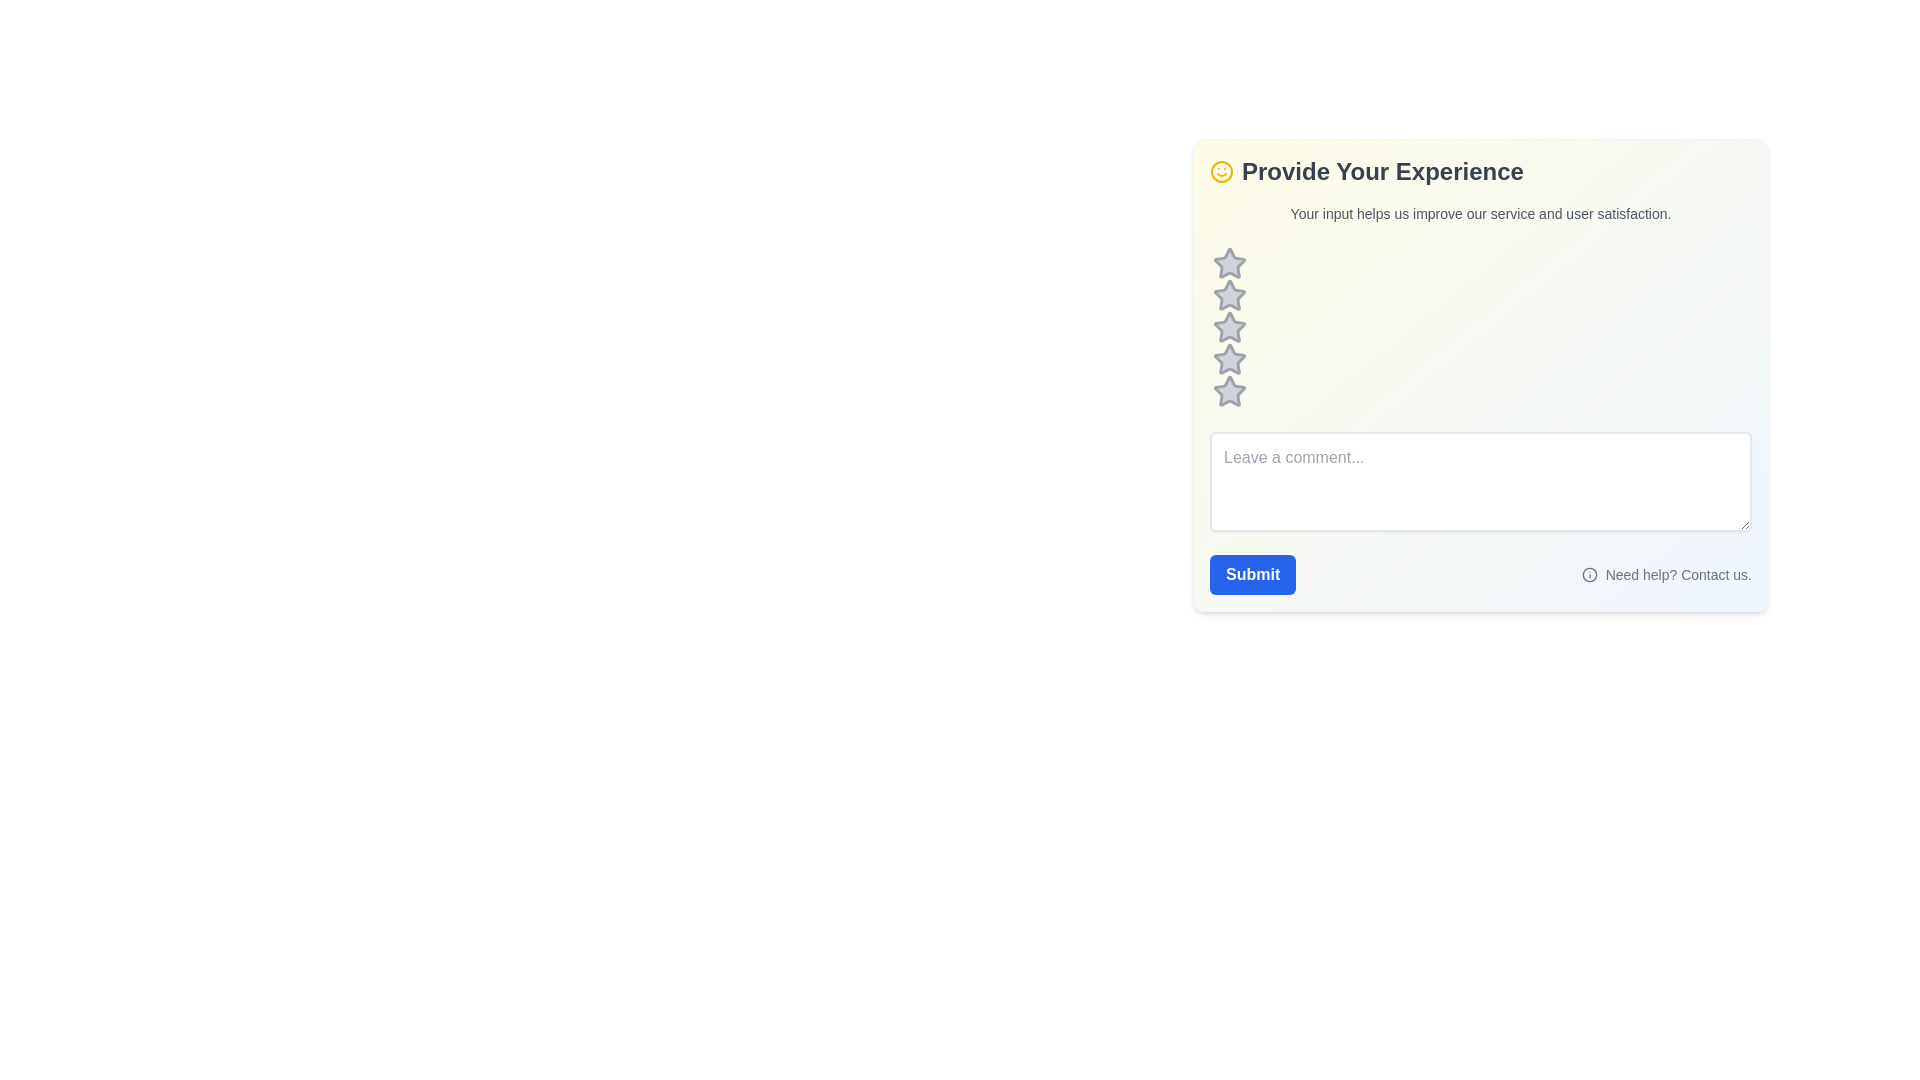 This screenshot has height=1080, width=1920. What do you see at coordinates (1228, 262) in the screenshot?
I see `the topmost rating star in the vertical set located to the left side of the 'Provide Your Experience' feedback form` at bounding box center [1228, 262].